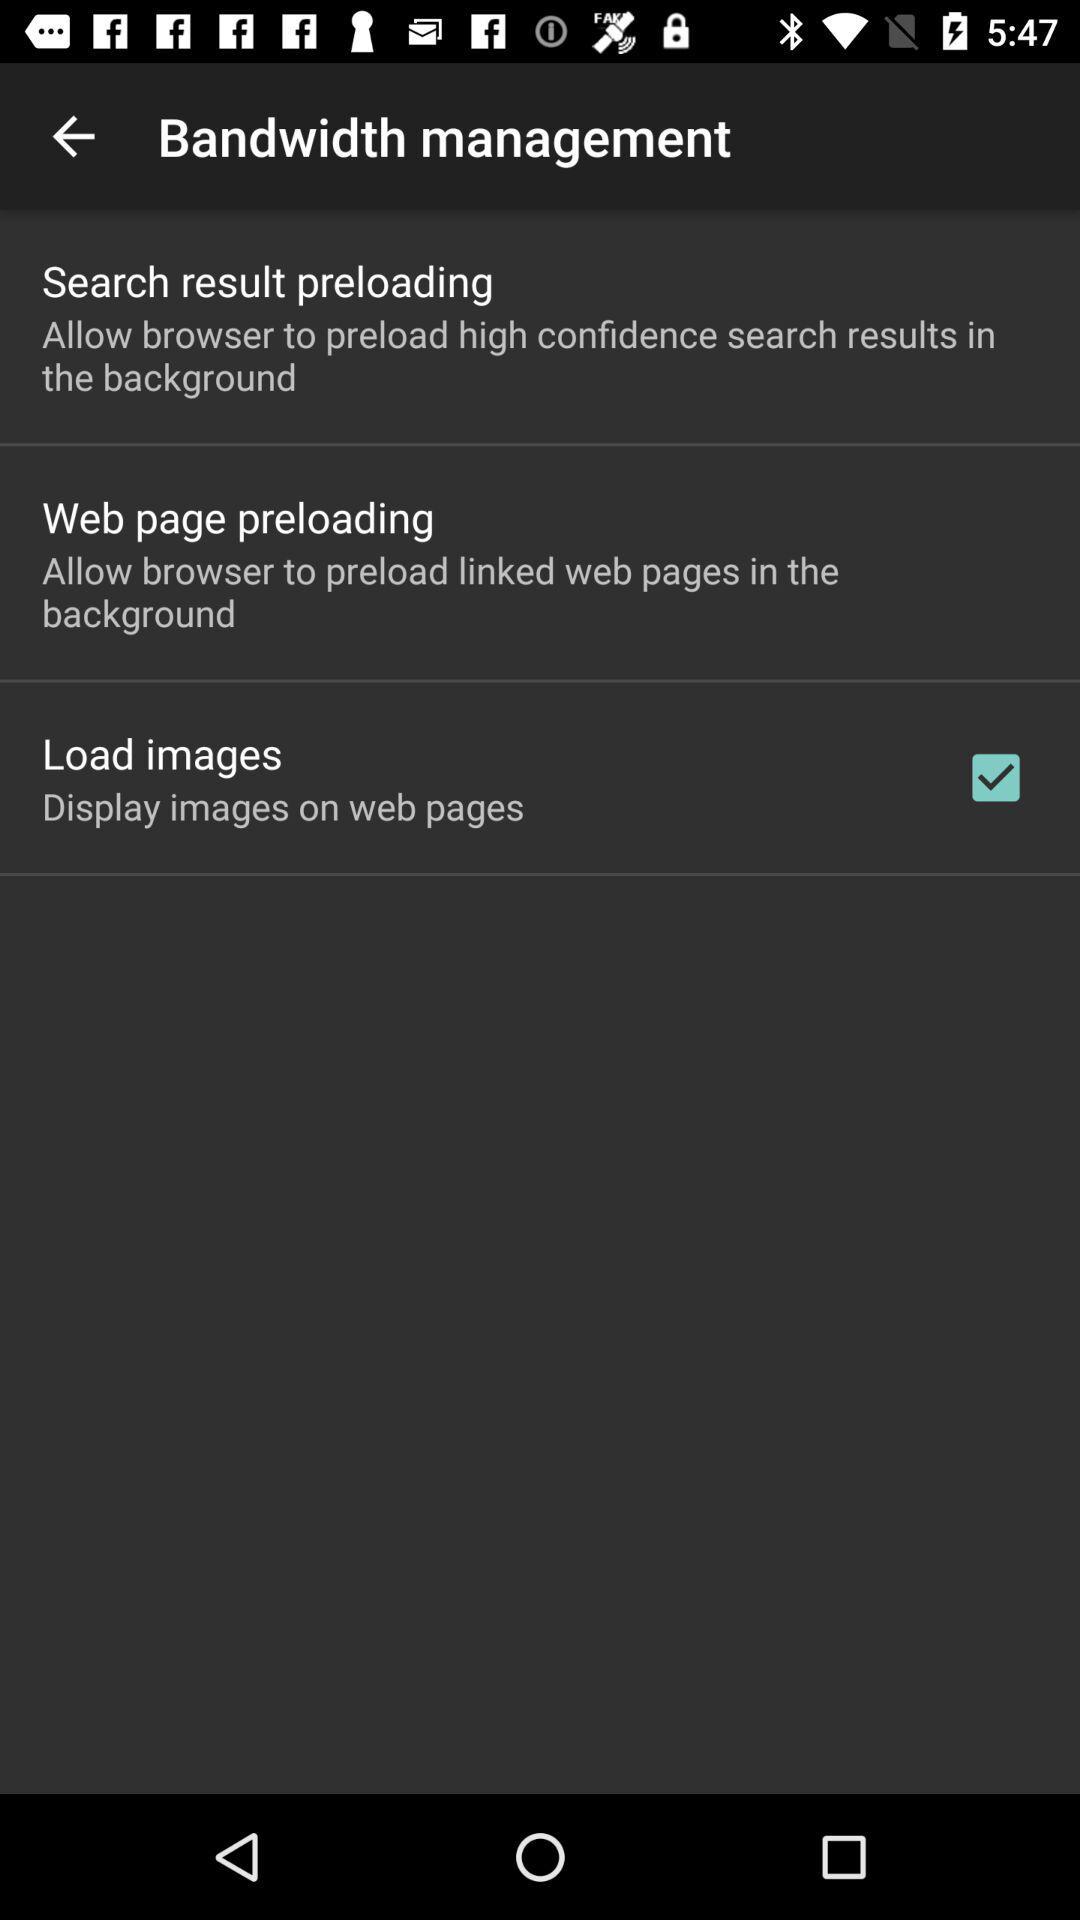 The height and width of the screenshot is (1920, 1080). What do you see at coordinates (995, 776) in the screenshot?
I see `icon next to the display images on icon` at bounding box center [995, 776].